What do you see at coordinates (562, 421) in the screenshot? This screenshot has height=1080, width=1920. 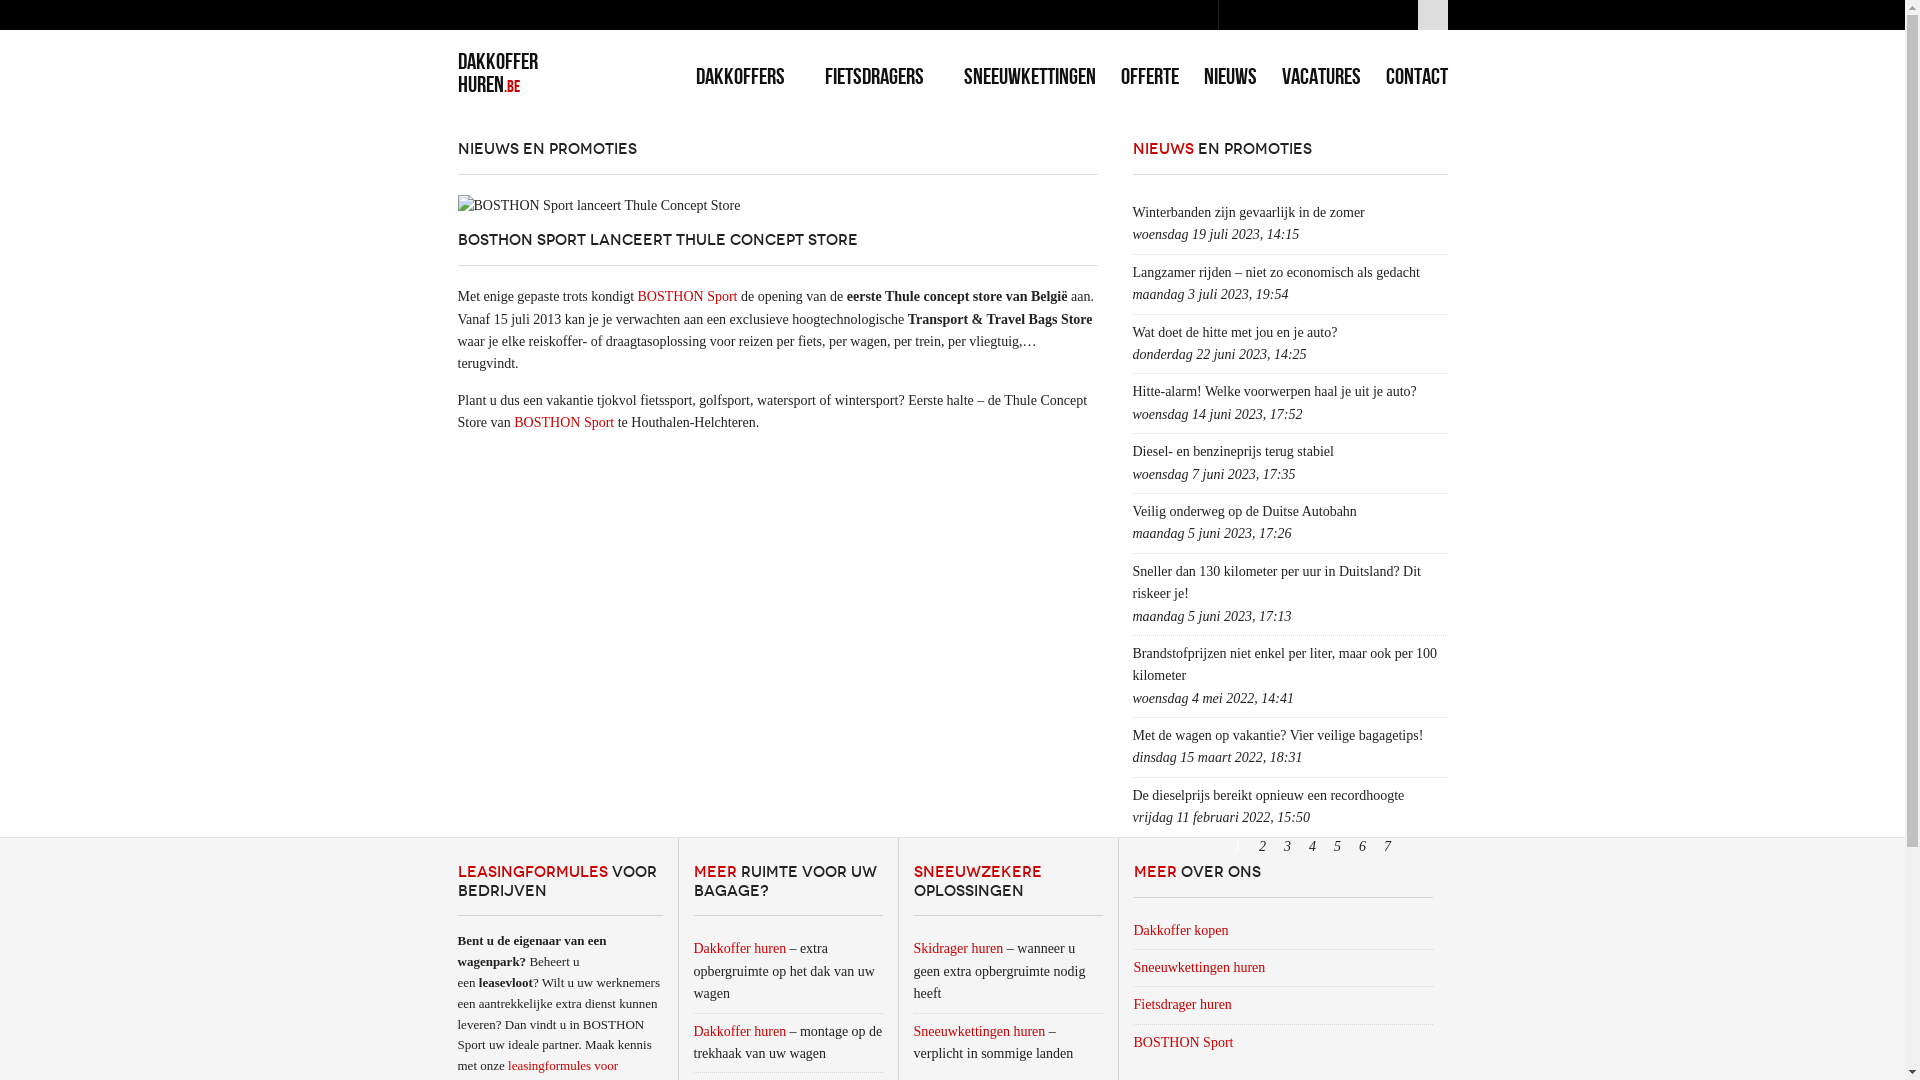 I see `'BOSTHON Sport'` at bounding box center [562, 421].